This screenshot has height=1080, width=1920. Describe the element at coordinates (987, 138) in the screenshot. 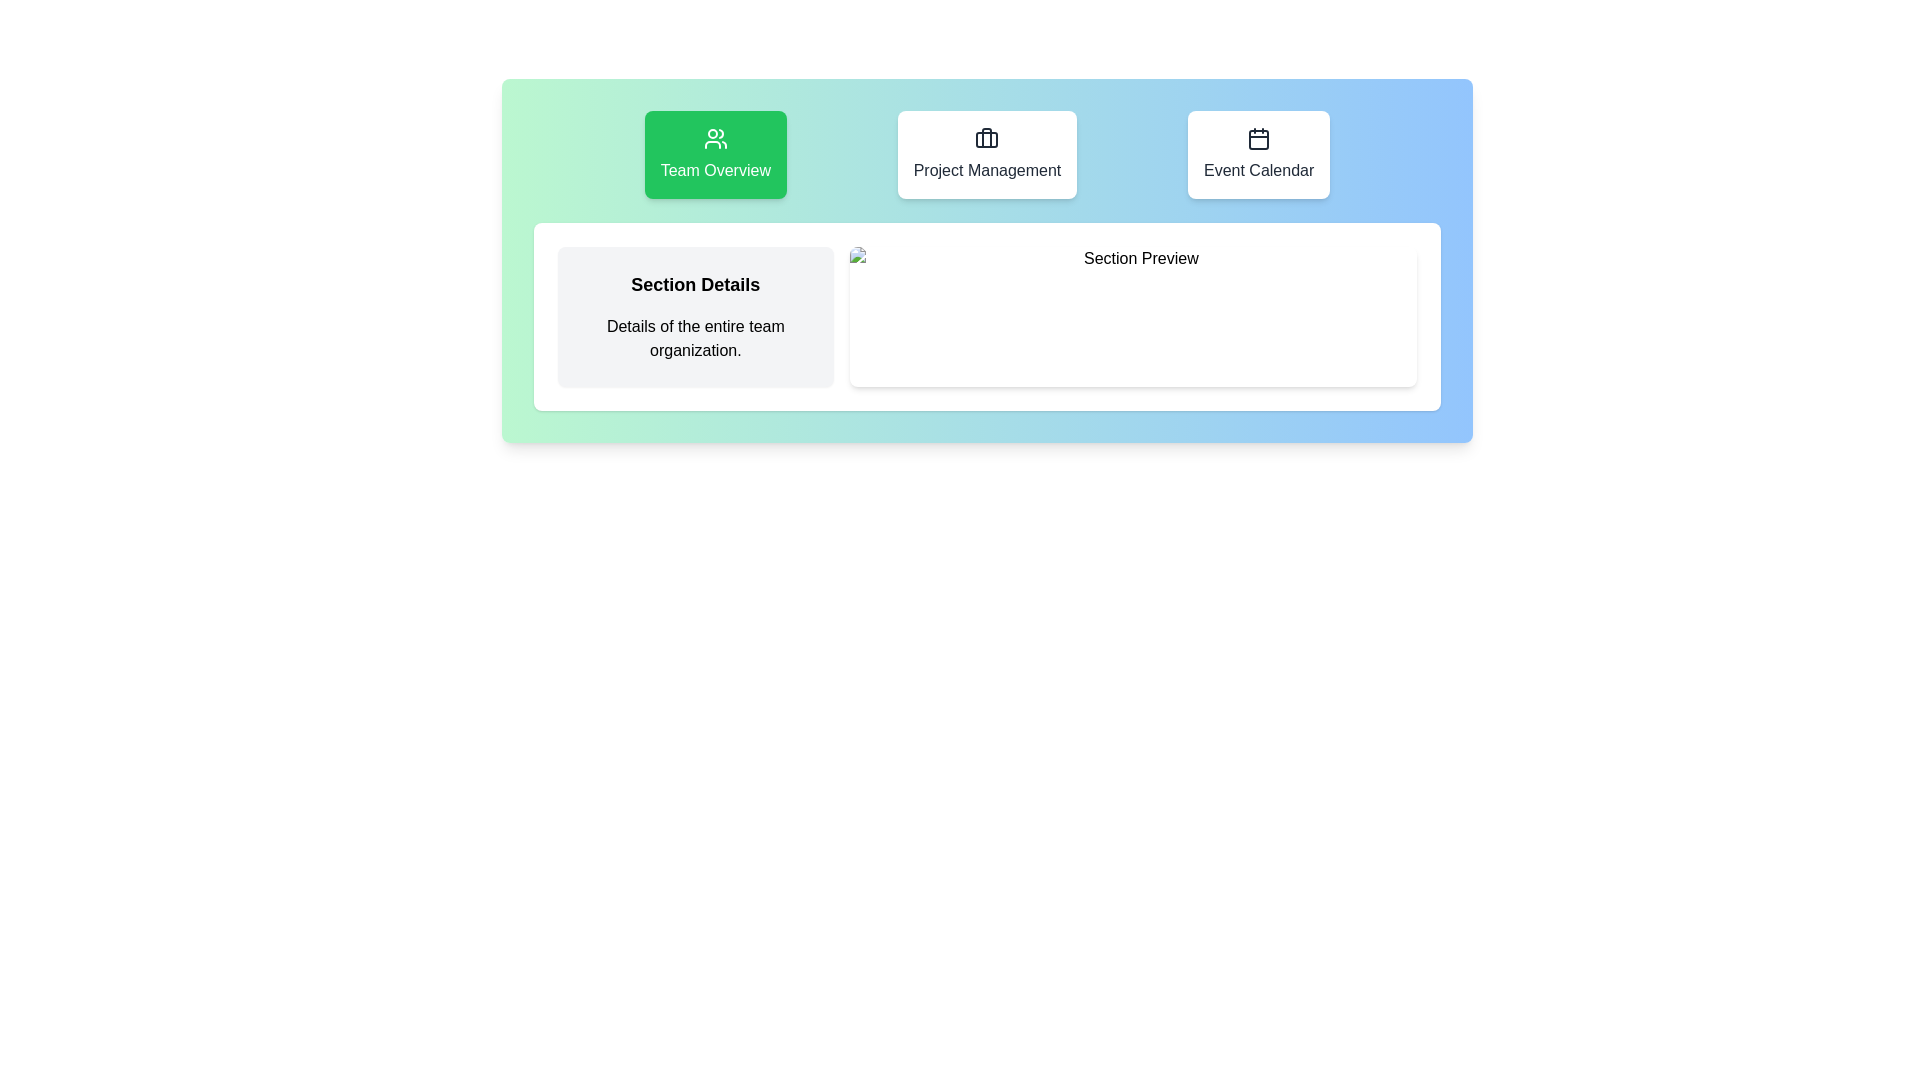

I see `the decorative SVG rectangle in the 'Project Management' section, which enhances visual appeal and user guidance` at that location.